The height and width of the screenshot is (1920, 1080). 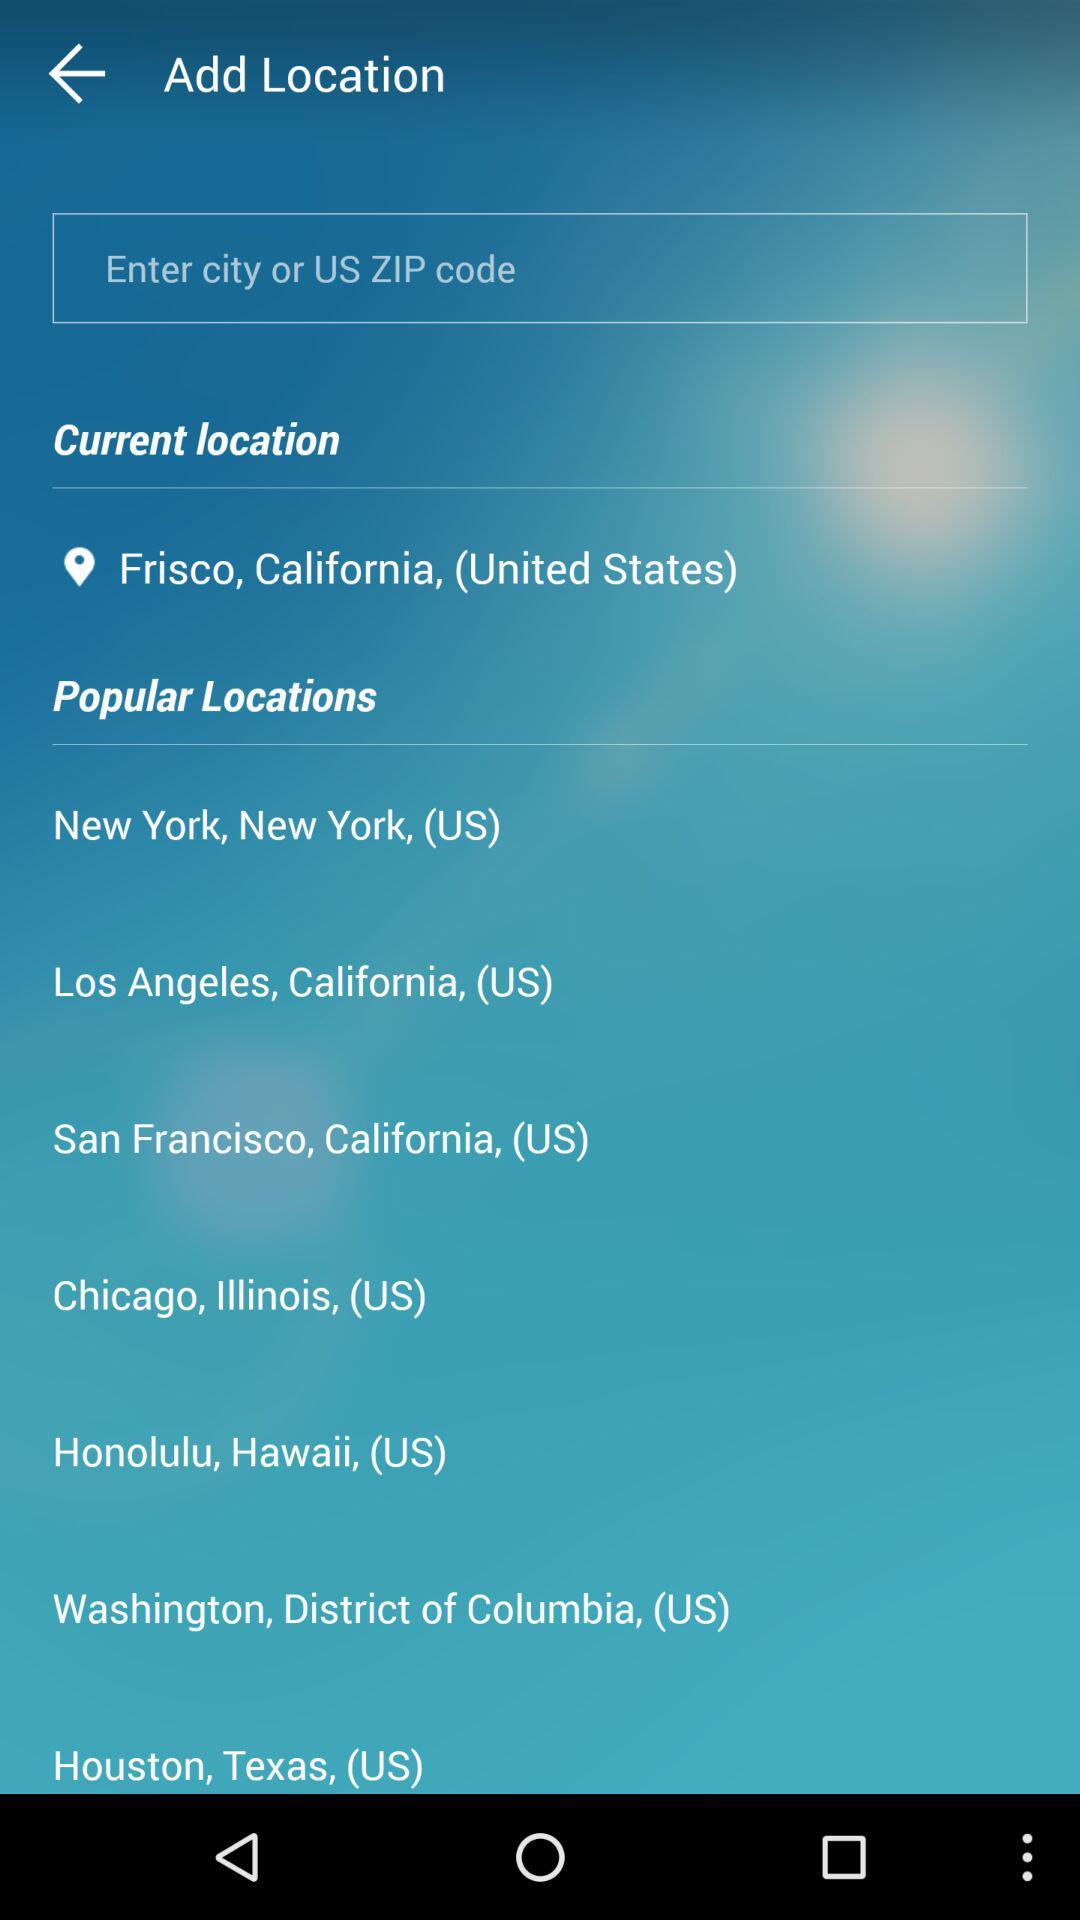 I want to click on the app above the los angeles california, so click(x=277, y=823).